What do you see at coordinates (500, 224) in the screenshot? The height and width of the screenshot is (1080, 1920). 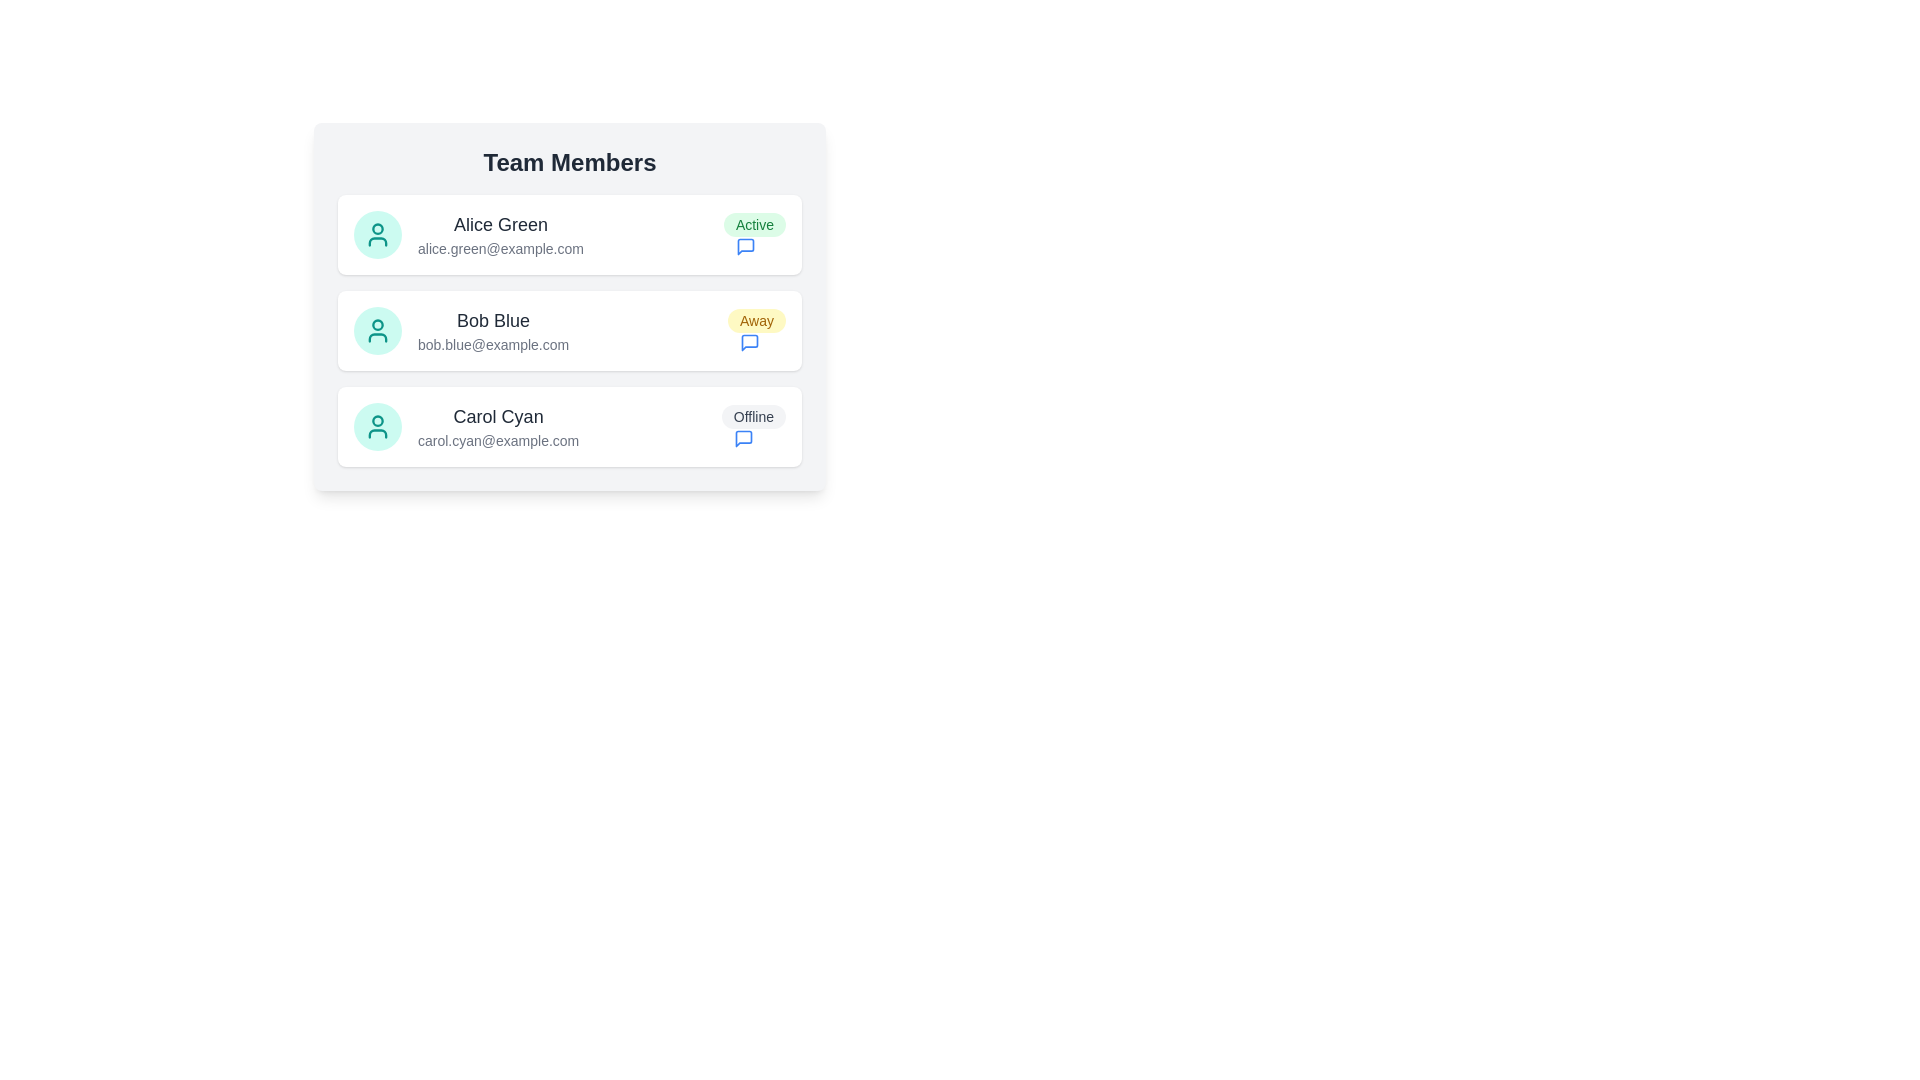 I see `the bold text label displaying 'Alice Green' located at the top-left corner of her team member card for additional information` at bounding box center [500, 224].